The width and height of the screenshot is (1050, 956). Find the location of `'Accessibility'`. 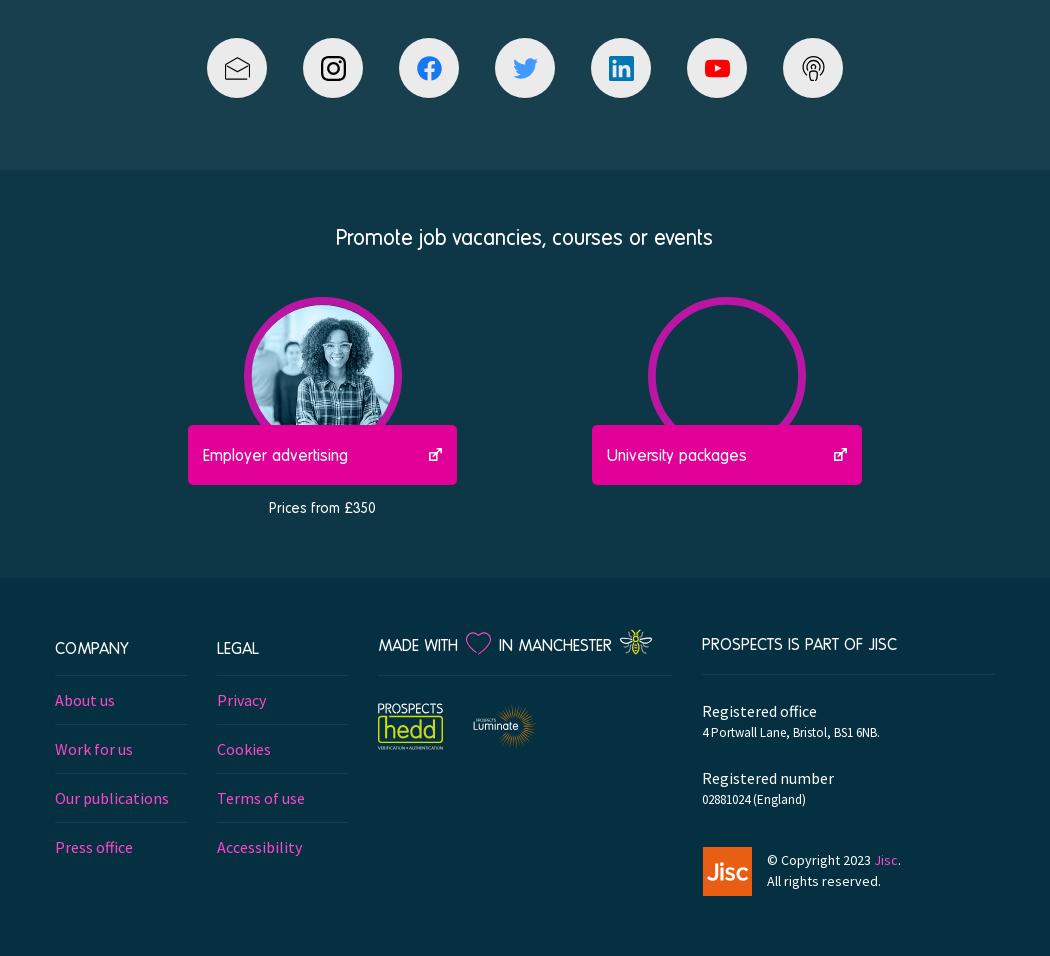

'Accessibility' is located at coordinates (258, 845).